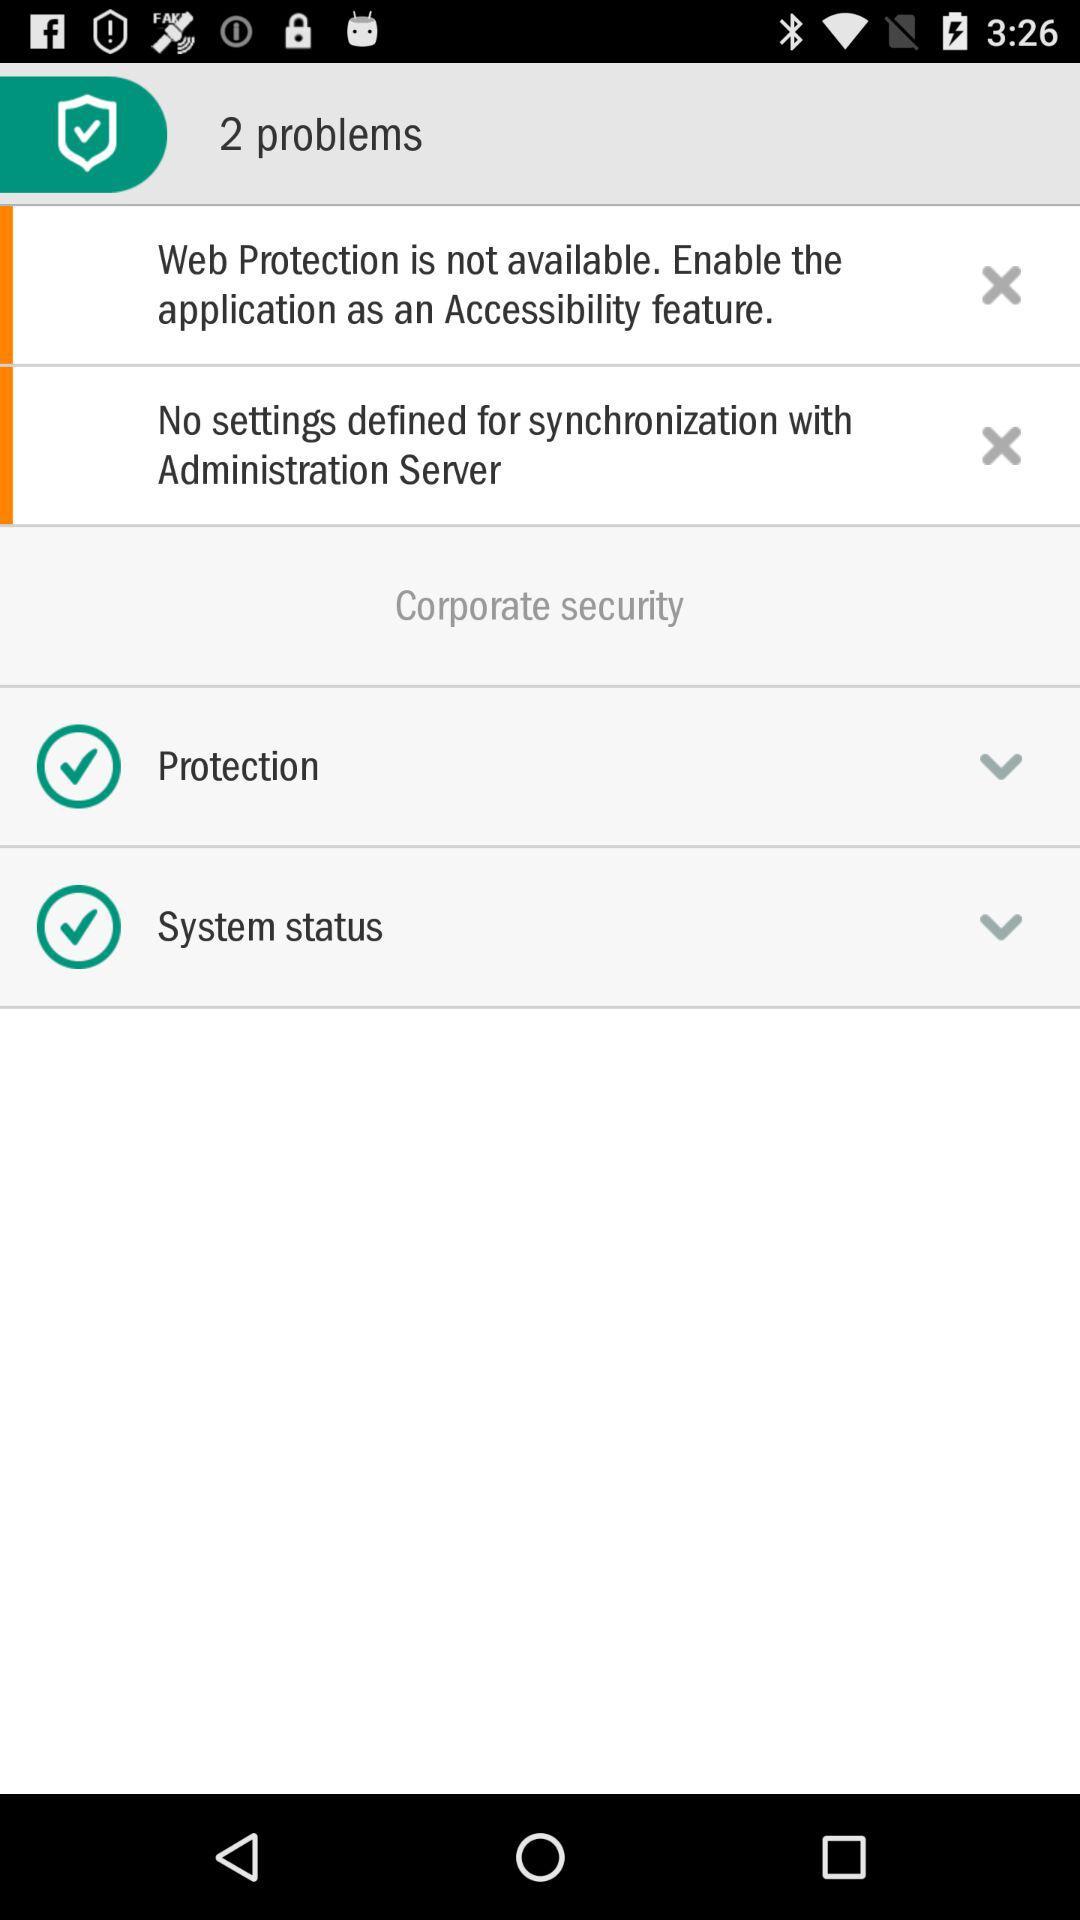 The image size is (1080, 1920). What do you see at coordinates (1001, 925) in the screenshot?
I see `system status` at bounding box center [1001, 925].